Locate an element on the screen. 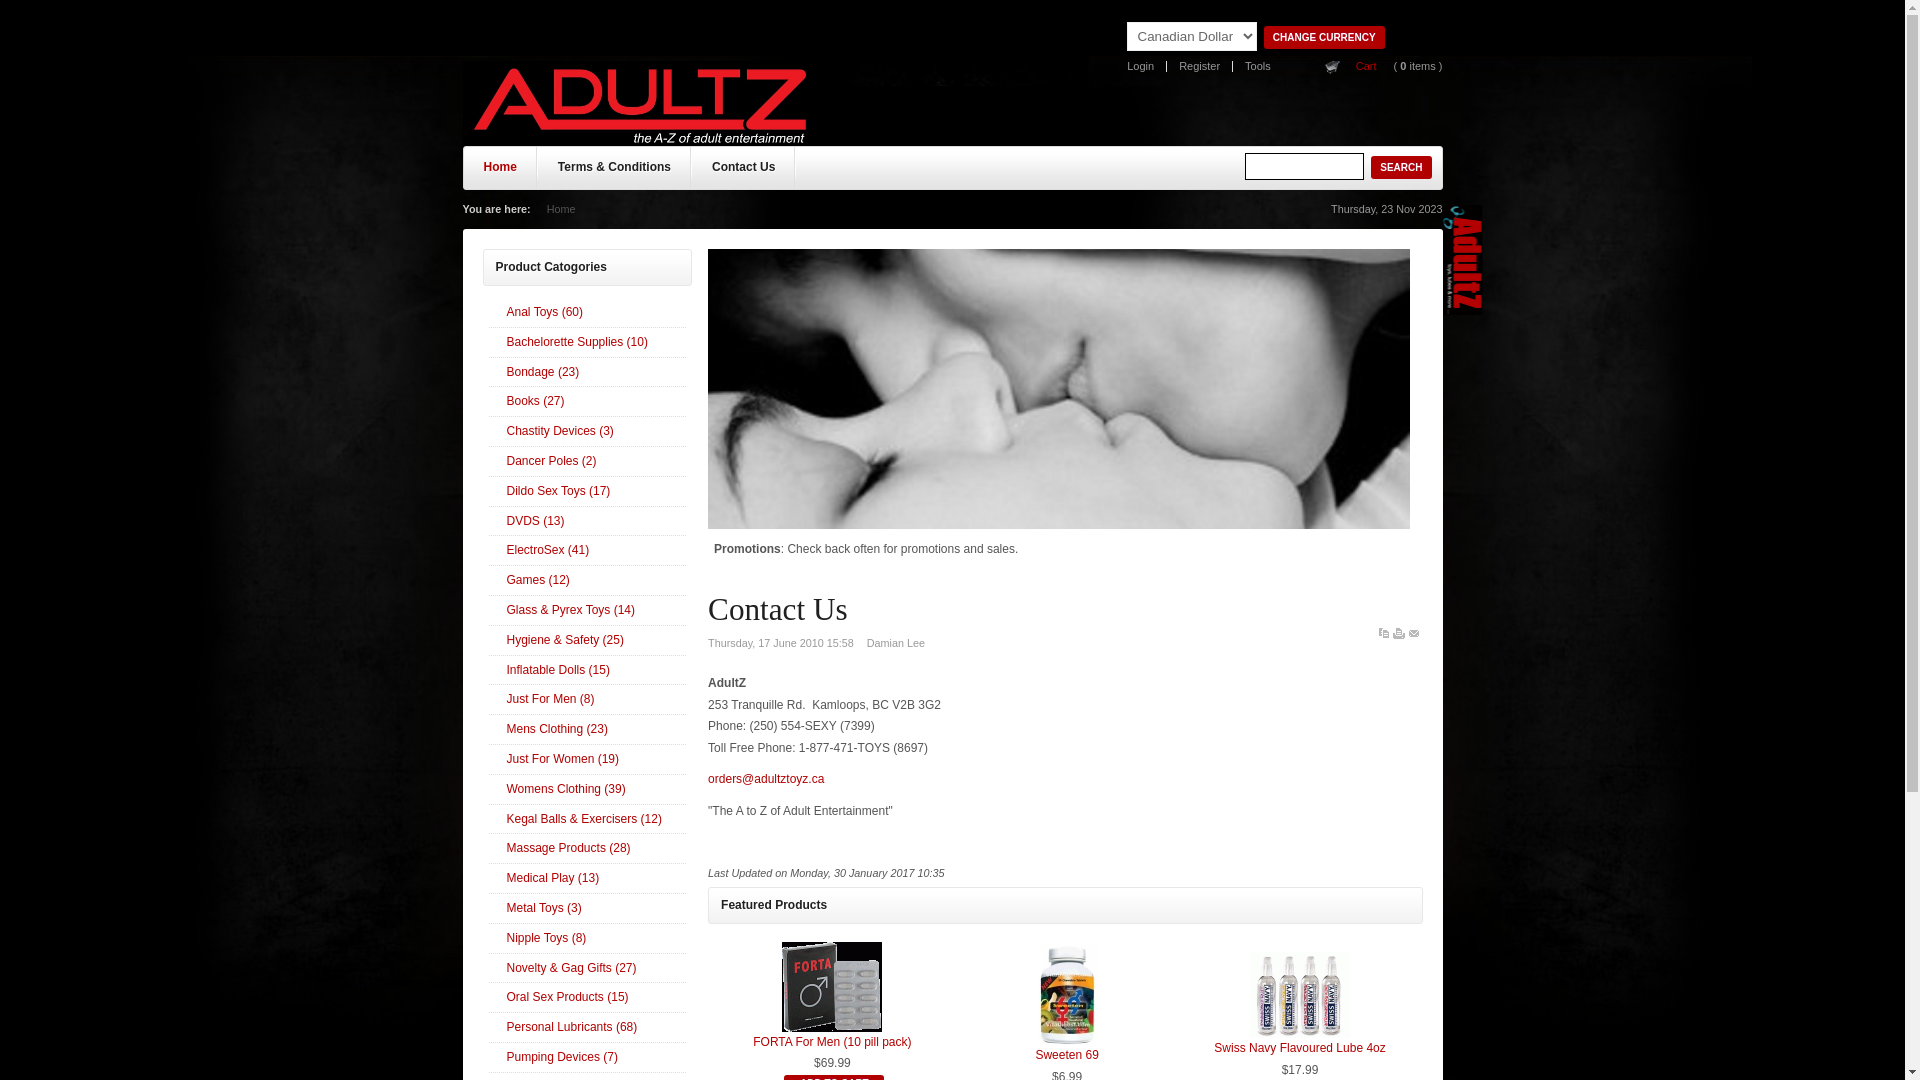  'Swiss Navy Flavoured Lube 4oz' is located at coordinates (1300, 1033).